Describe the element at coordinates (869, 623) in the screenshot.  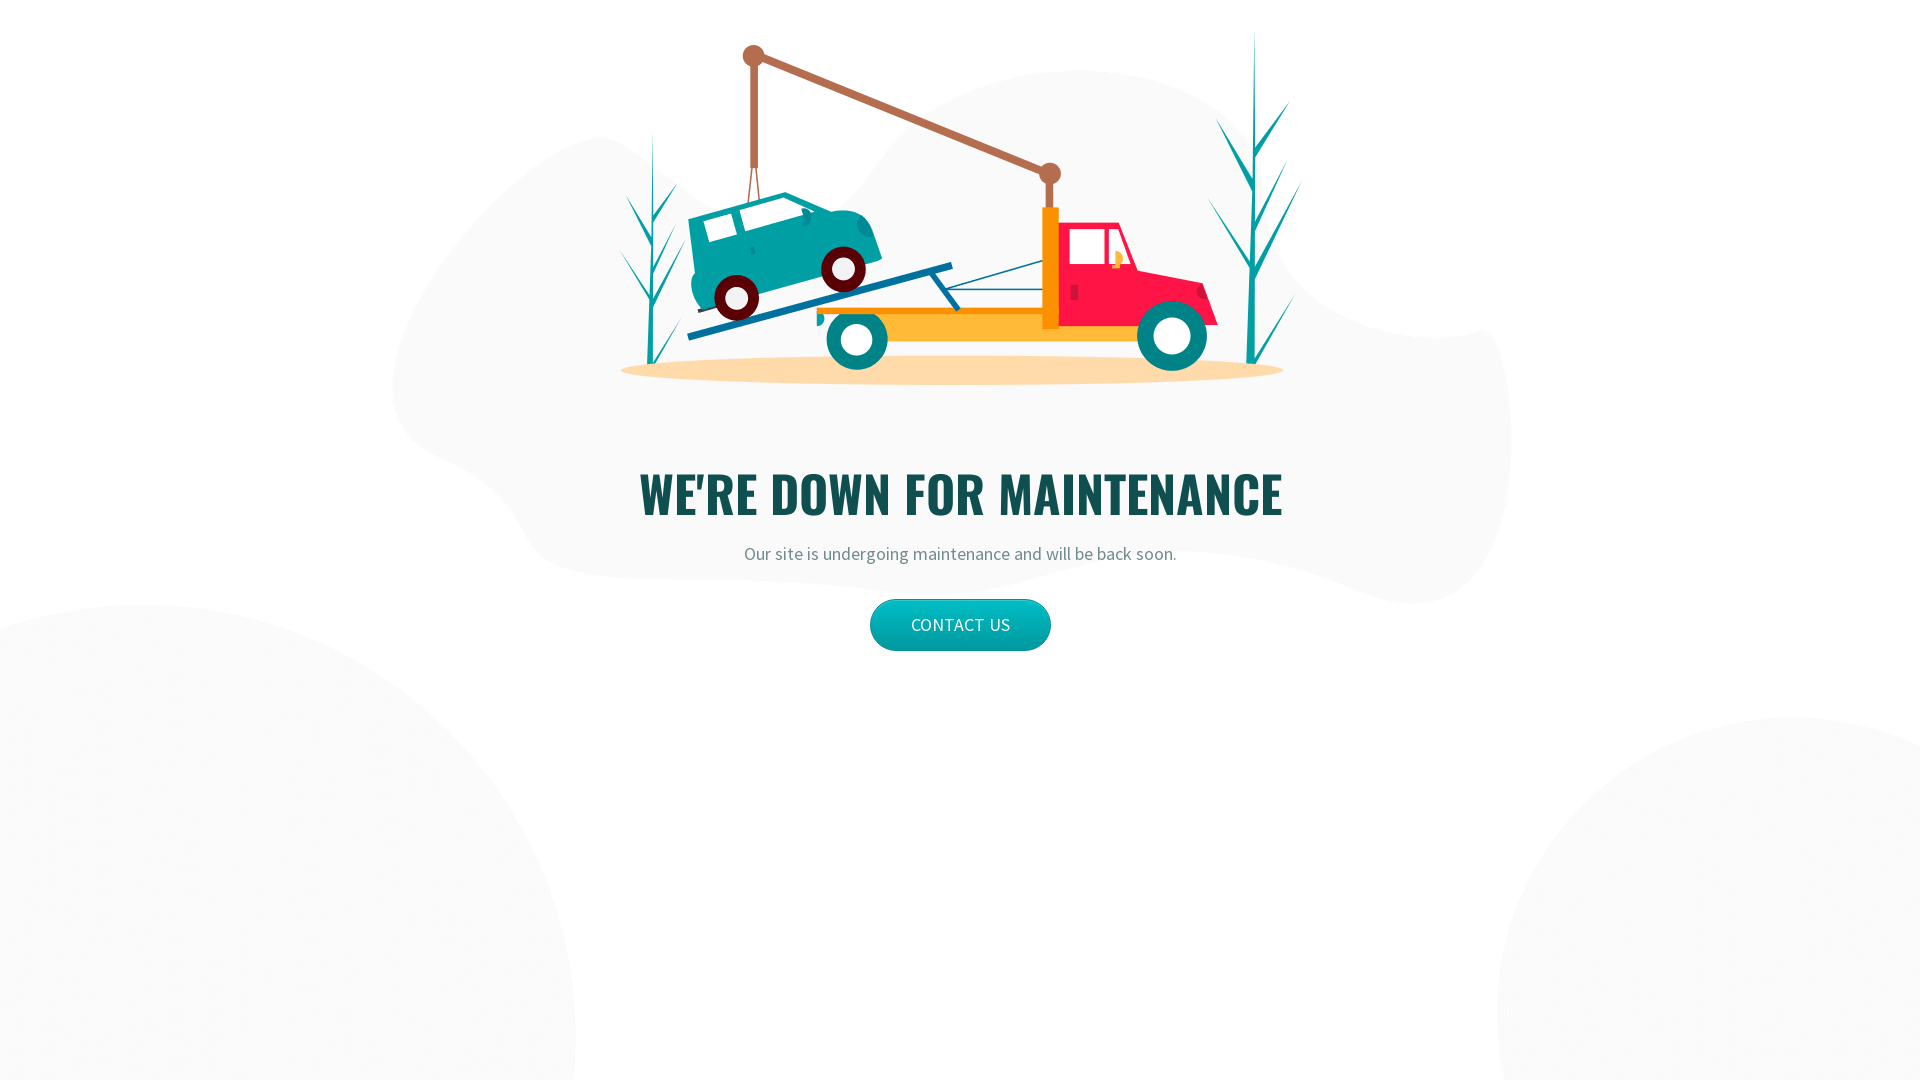
I see `'CONTACT US'` at that location.